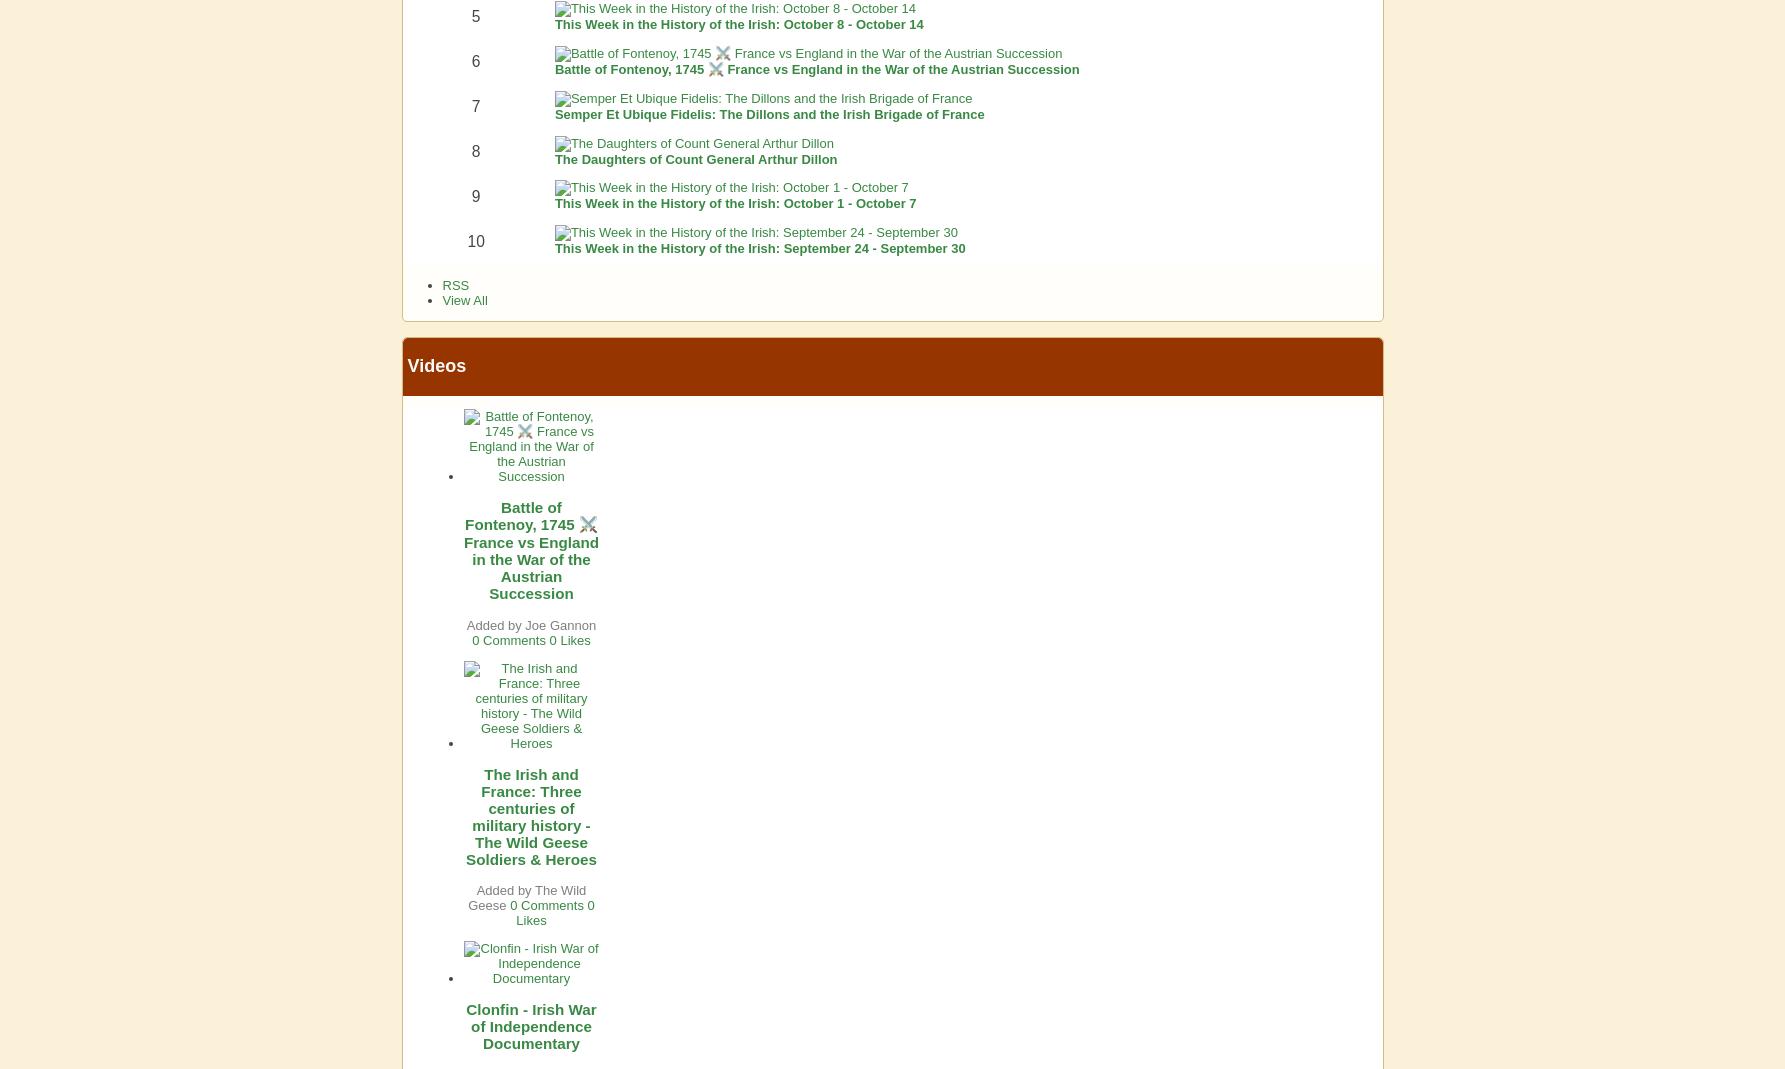  What do you see at coordinates (768, 113) in the screenshot?
I see `'Semper Et Ubique Fidelis: The Dillons and the Irish Brigade of France'` at bounding box center [768, 113].